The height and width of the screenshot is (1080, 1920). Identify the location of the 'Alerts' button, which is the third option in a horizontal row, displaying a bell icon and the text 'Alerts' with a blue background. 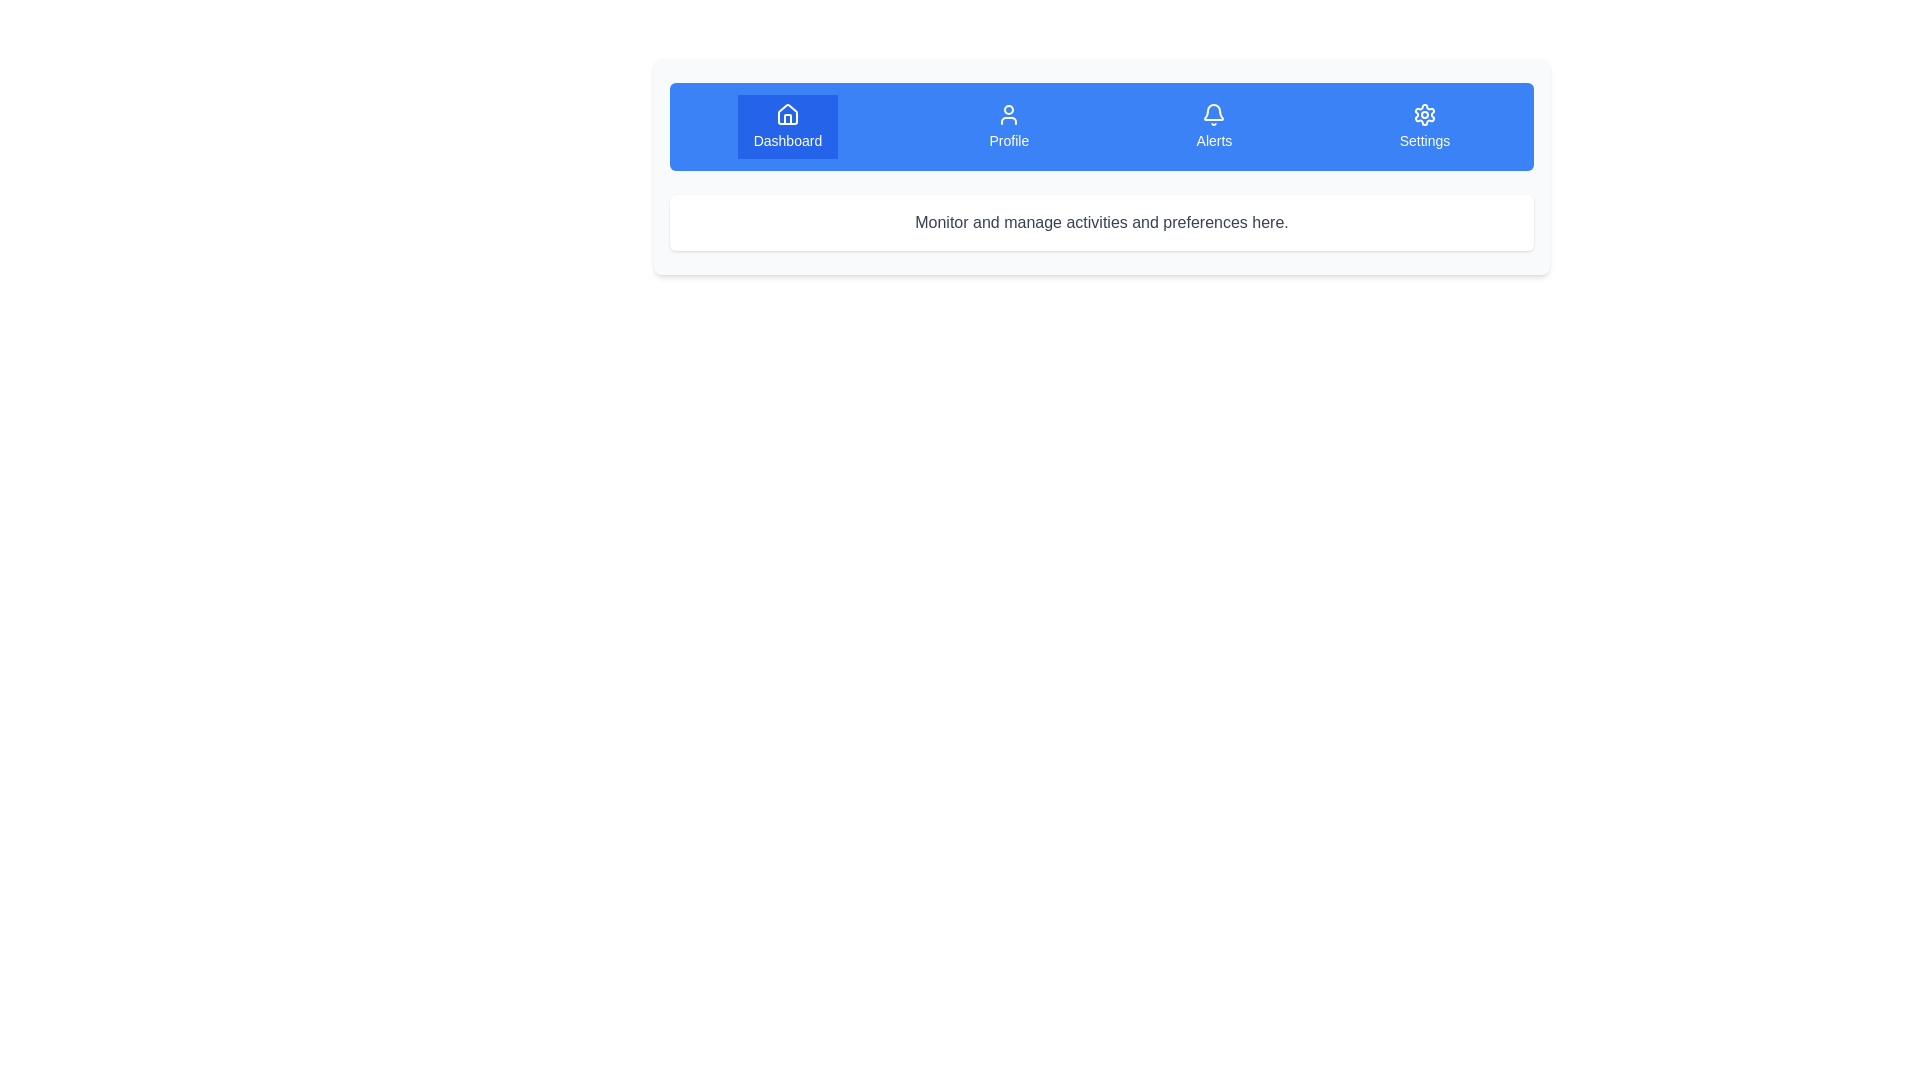
(1213, 127).